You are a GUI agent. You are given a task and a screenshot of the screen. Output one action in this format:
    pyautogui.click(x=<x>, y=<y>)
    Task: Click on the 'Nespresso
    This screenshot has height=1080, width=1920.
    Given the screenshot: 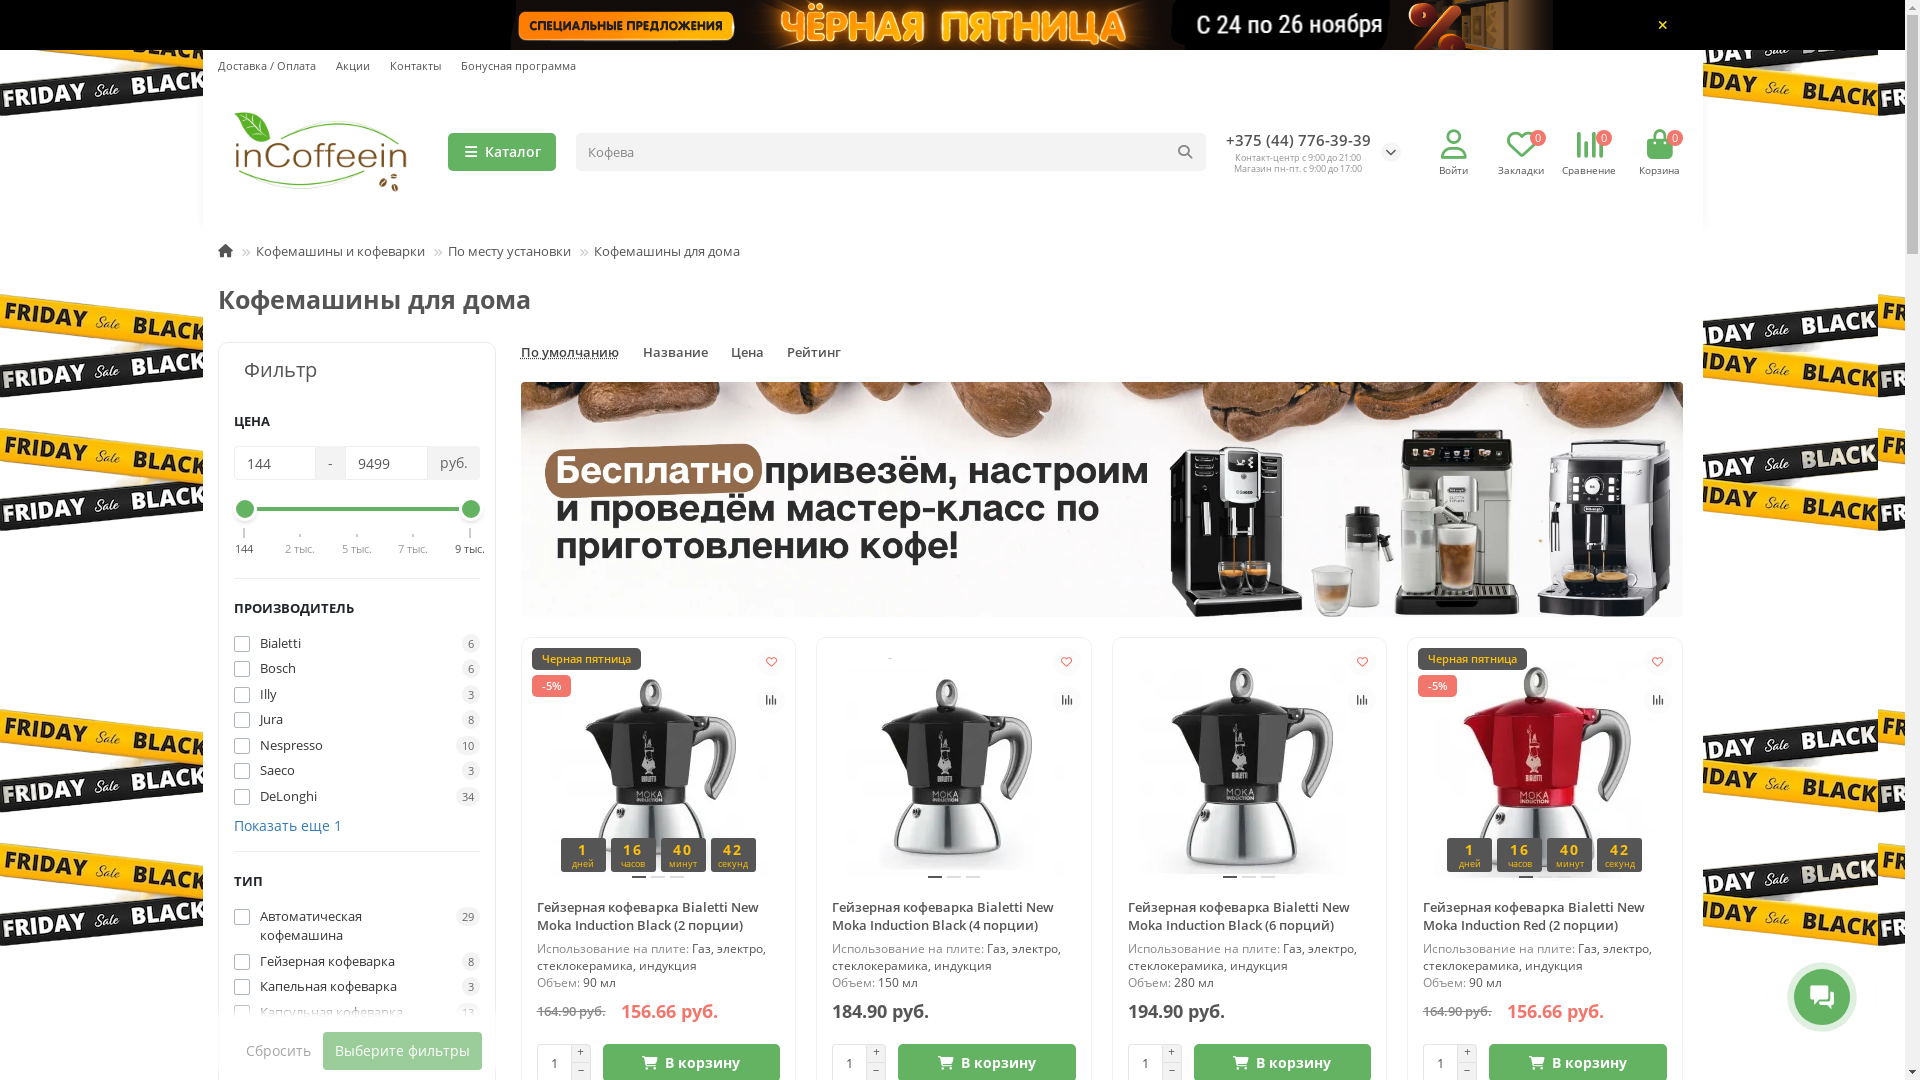 What is the action you would take?
    pyautogui.click(x=356, y=745)
    